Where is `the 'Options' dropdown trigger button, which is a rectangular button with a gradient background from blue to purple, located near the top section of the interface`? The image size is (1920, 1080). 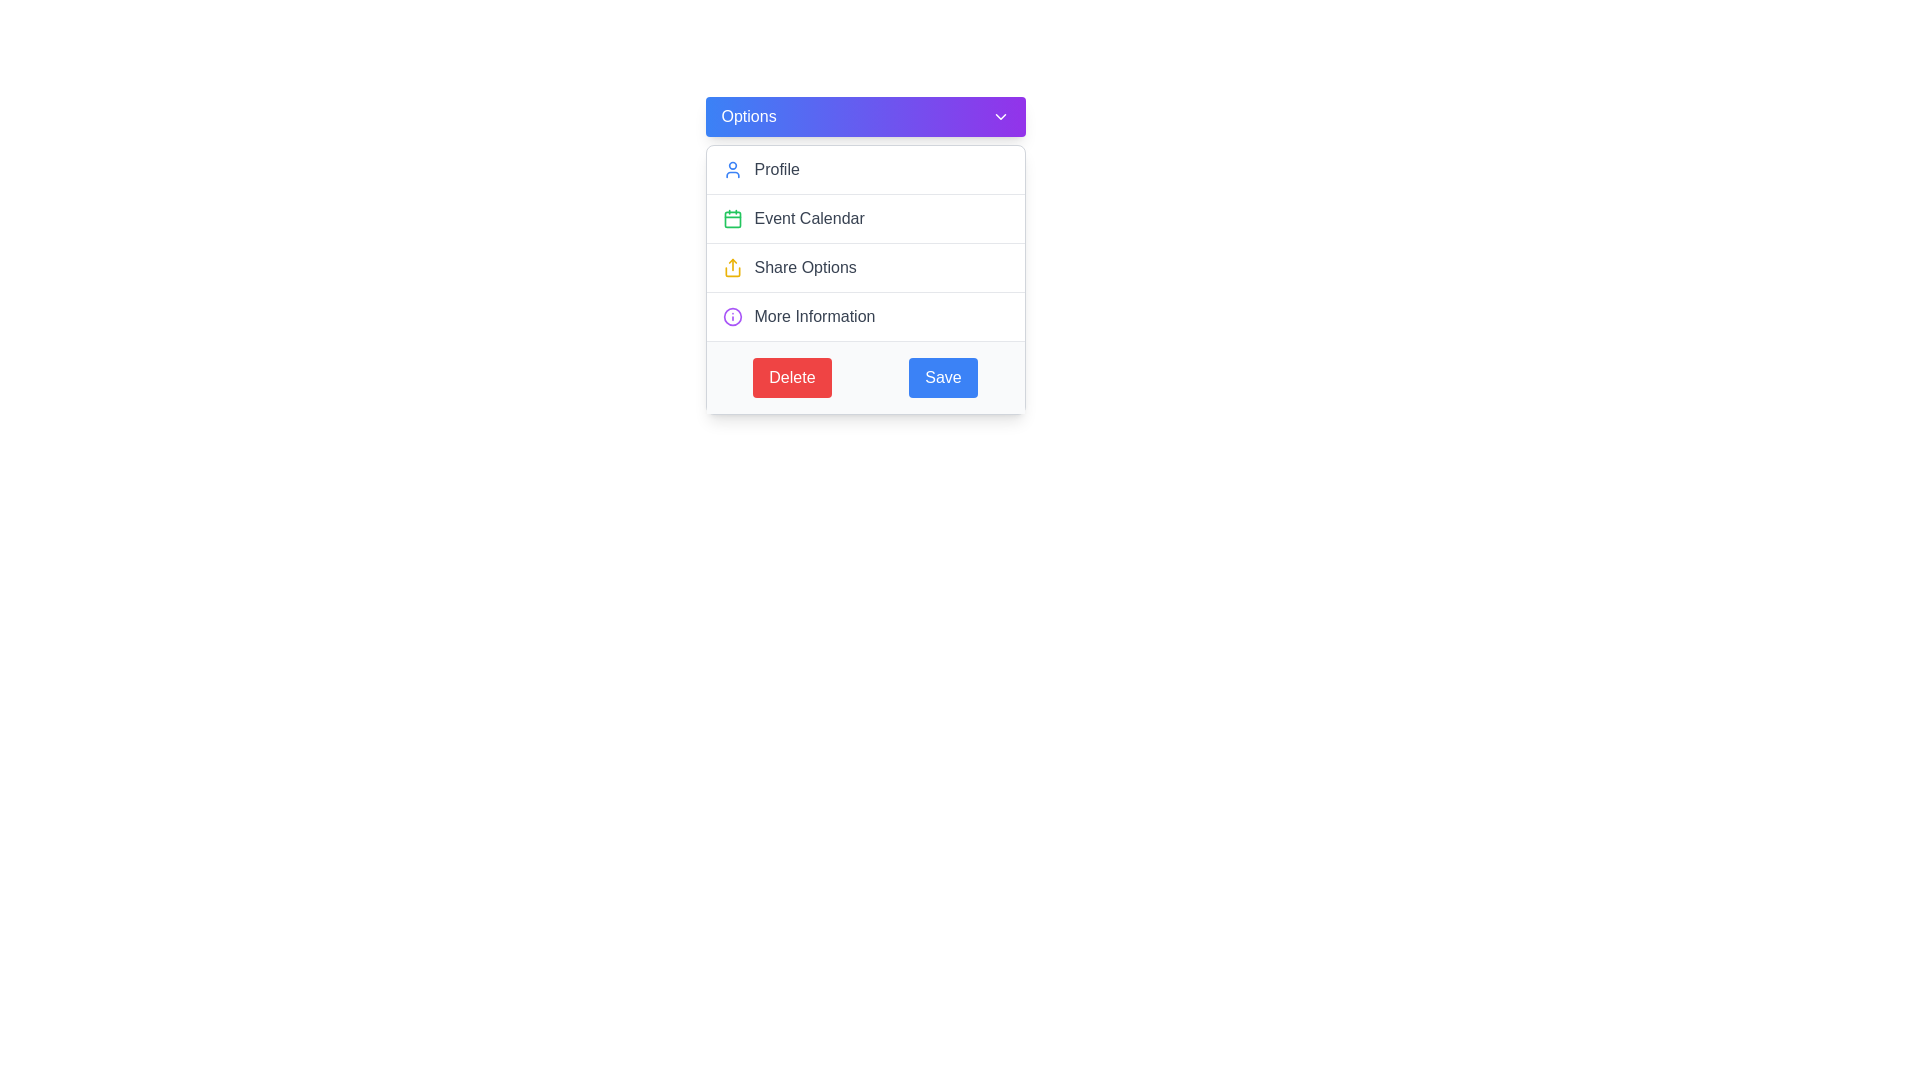
the 'Options' dropdown trigger button, which is a rectangular button with a gradient background from blue to purple, located near the top section of the interface is located at coordinates (865, 116).